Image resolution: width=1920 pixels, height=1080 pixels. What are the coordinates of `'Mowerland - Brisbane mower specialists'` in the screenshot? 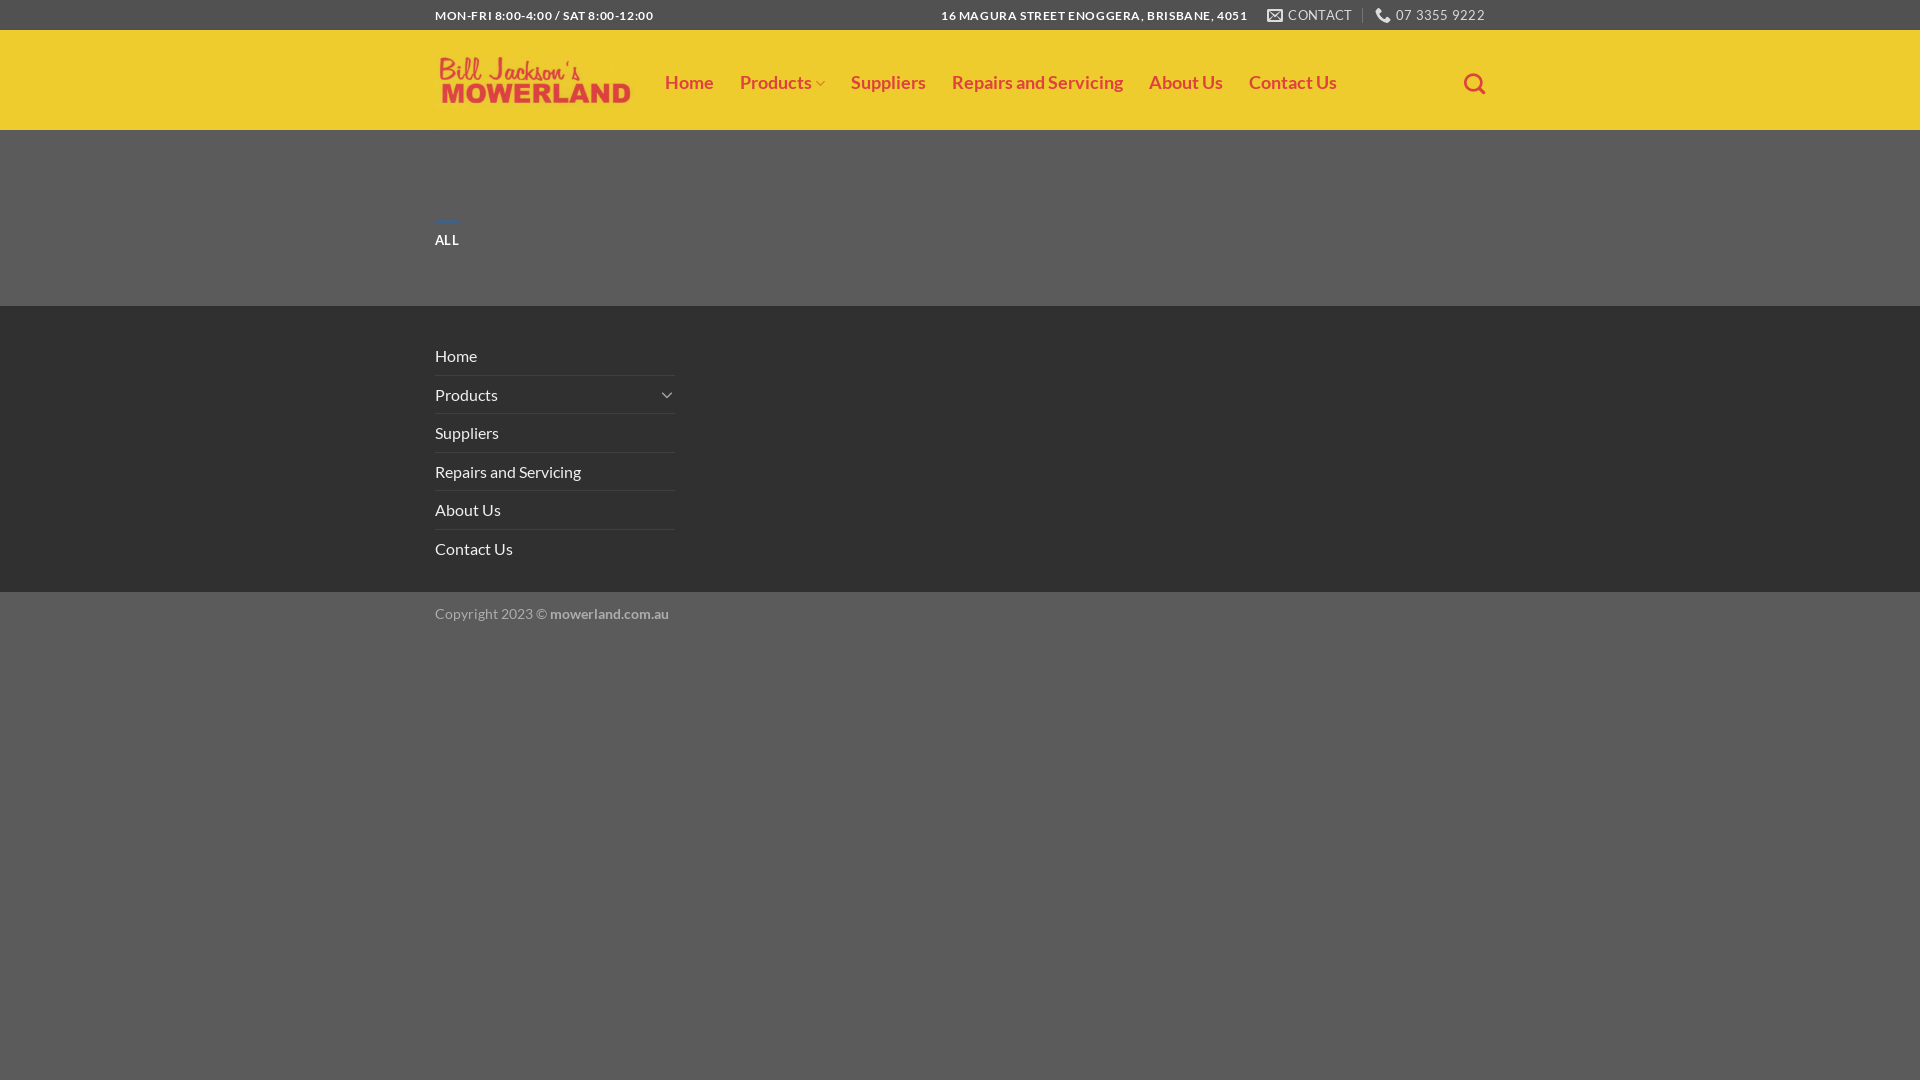 It's located at (534, 79).